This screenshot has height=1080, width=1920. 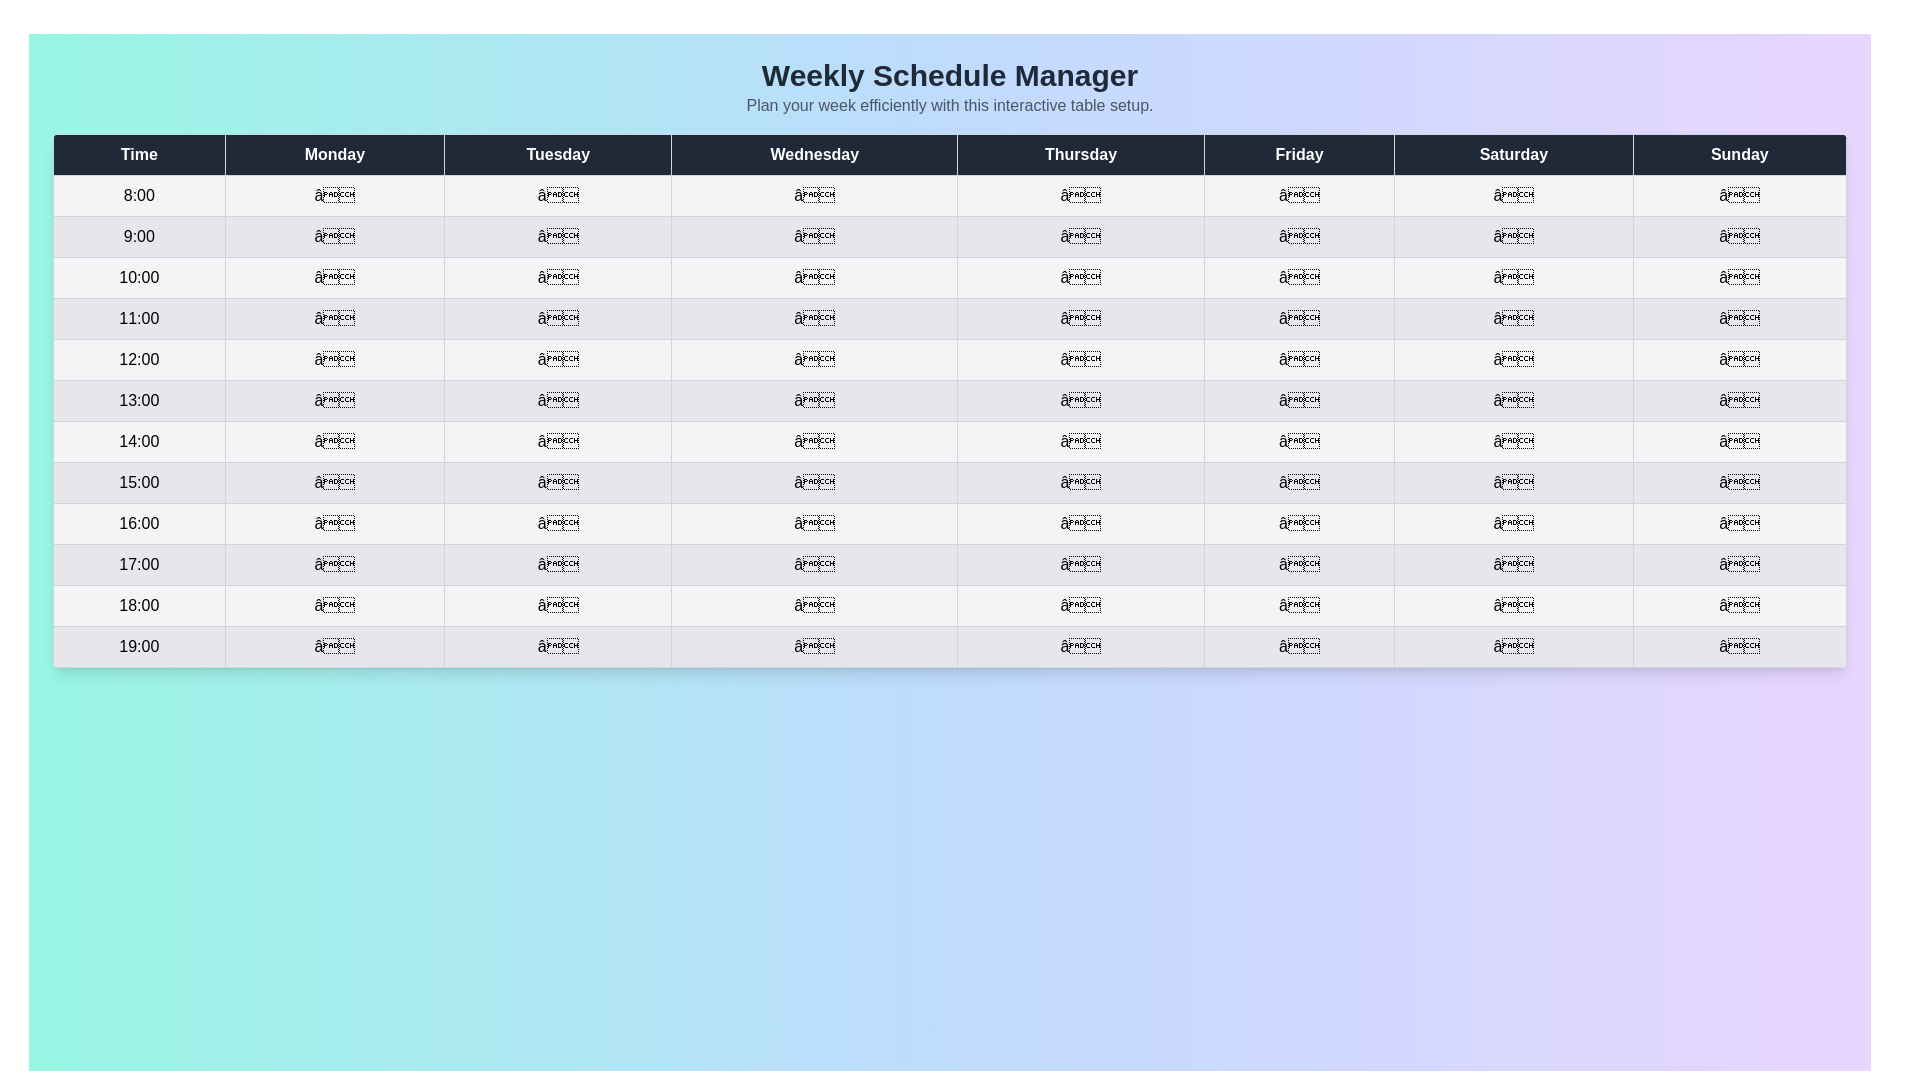 I want to click on the header cell labeled Saturday to sort by that column, so click(x=1513, y=153).